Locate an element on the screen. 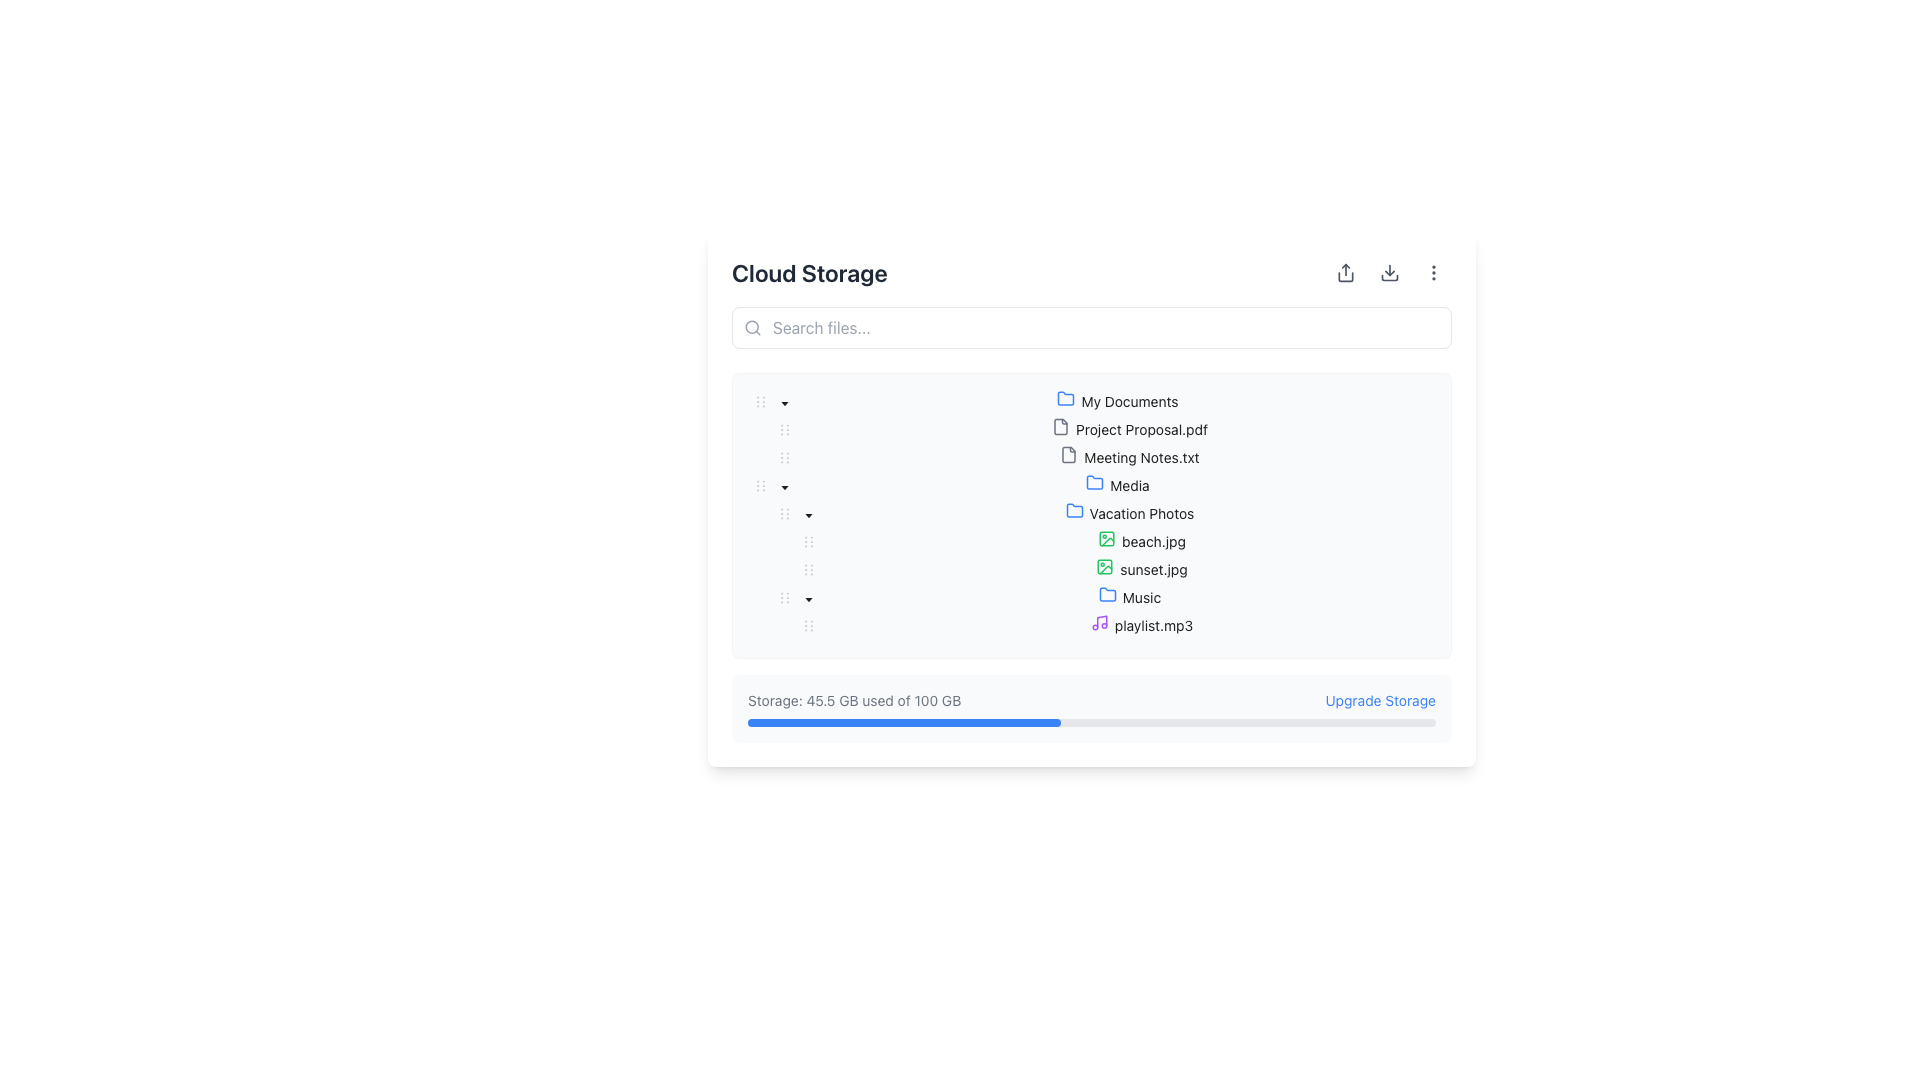 The image size is (1920, 1080). the leftmost indentation marker of the tree item labeled 'beach.jpg' to visualize its hierarchy representation is located at coordinates (771, 542).